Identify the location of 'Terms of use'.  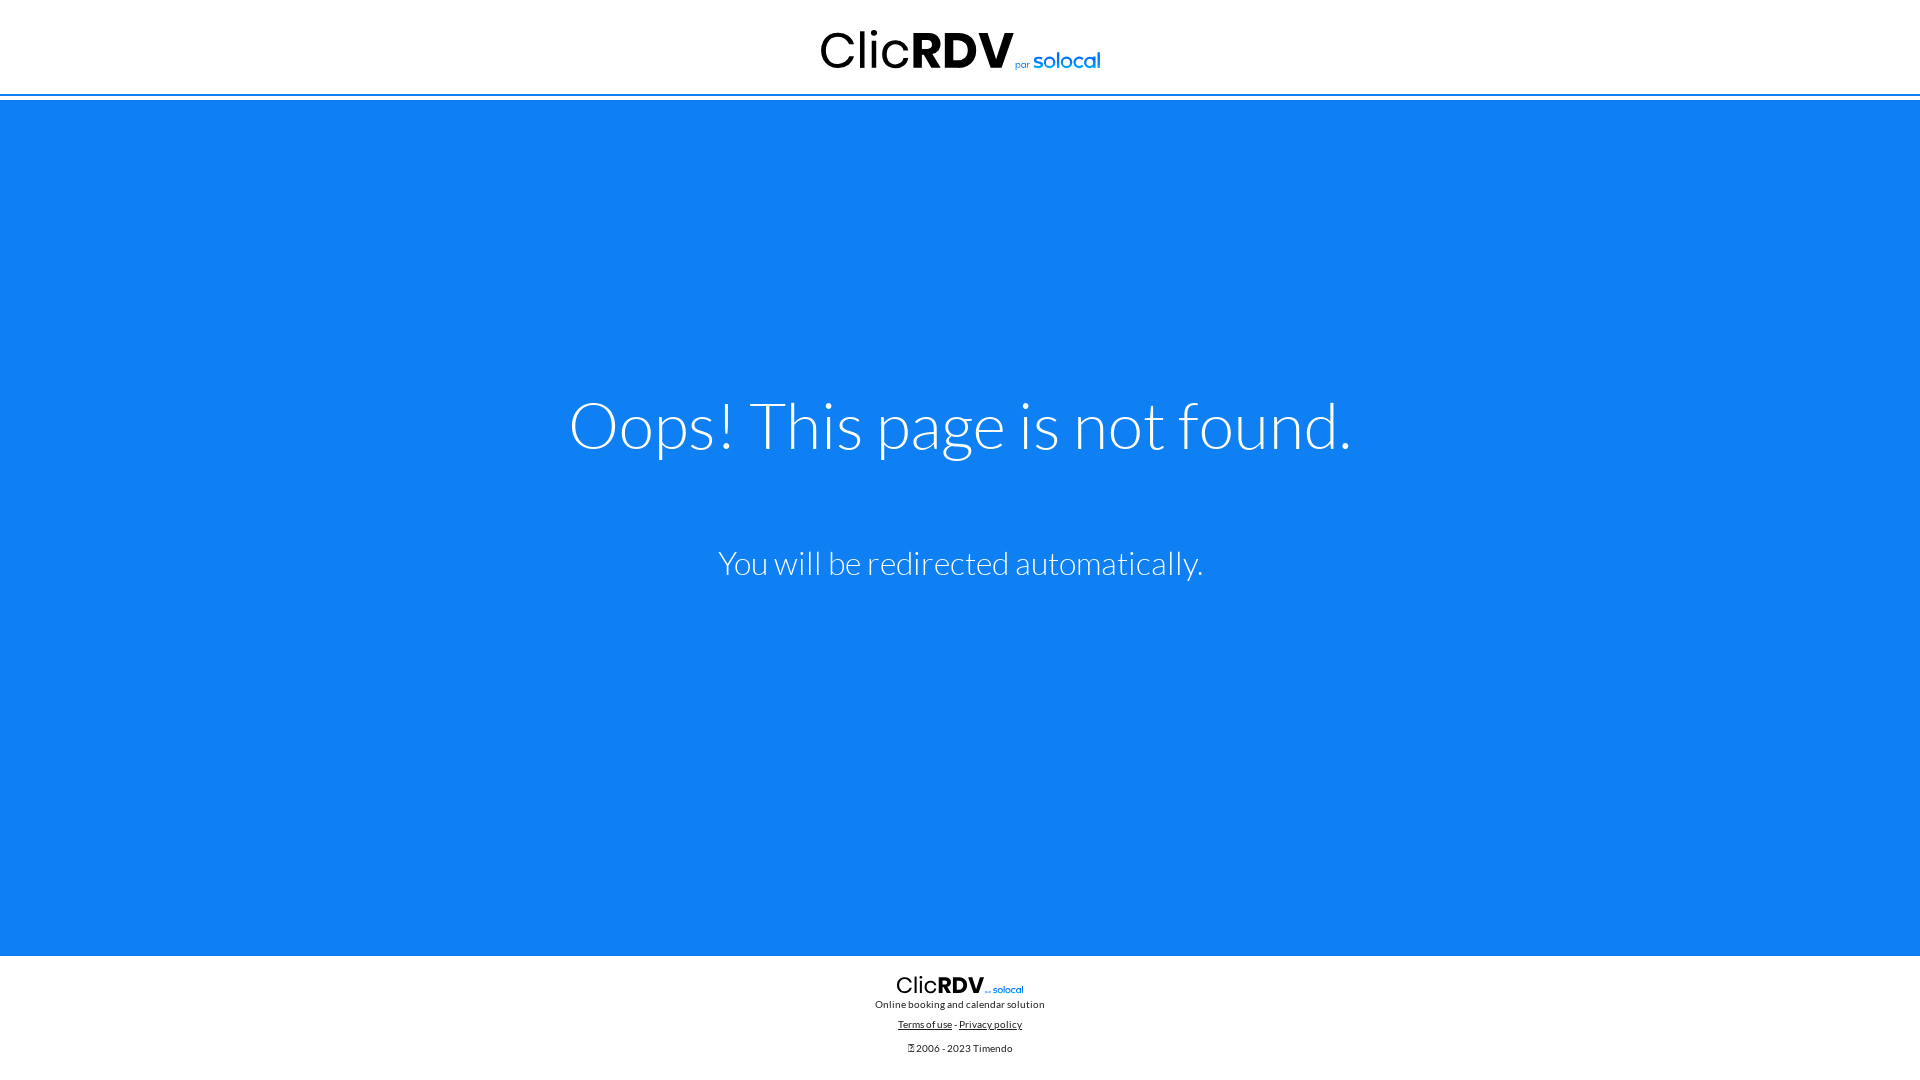
(924, 1023).